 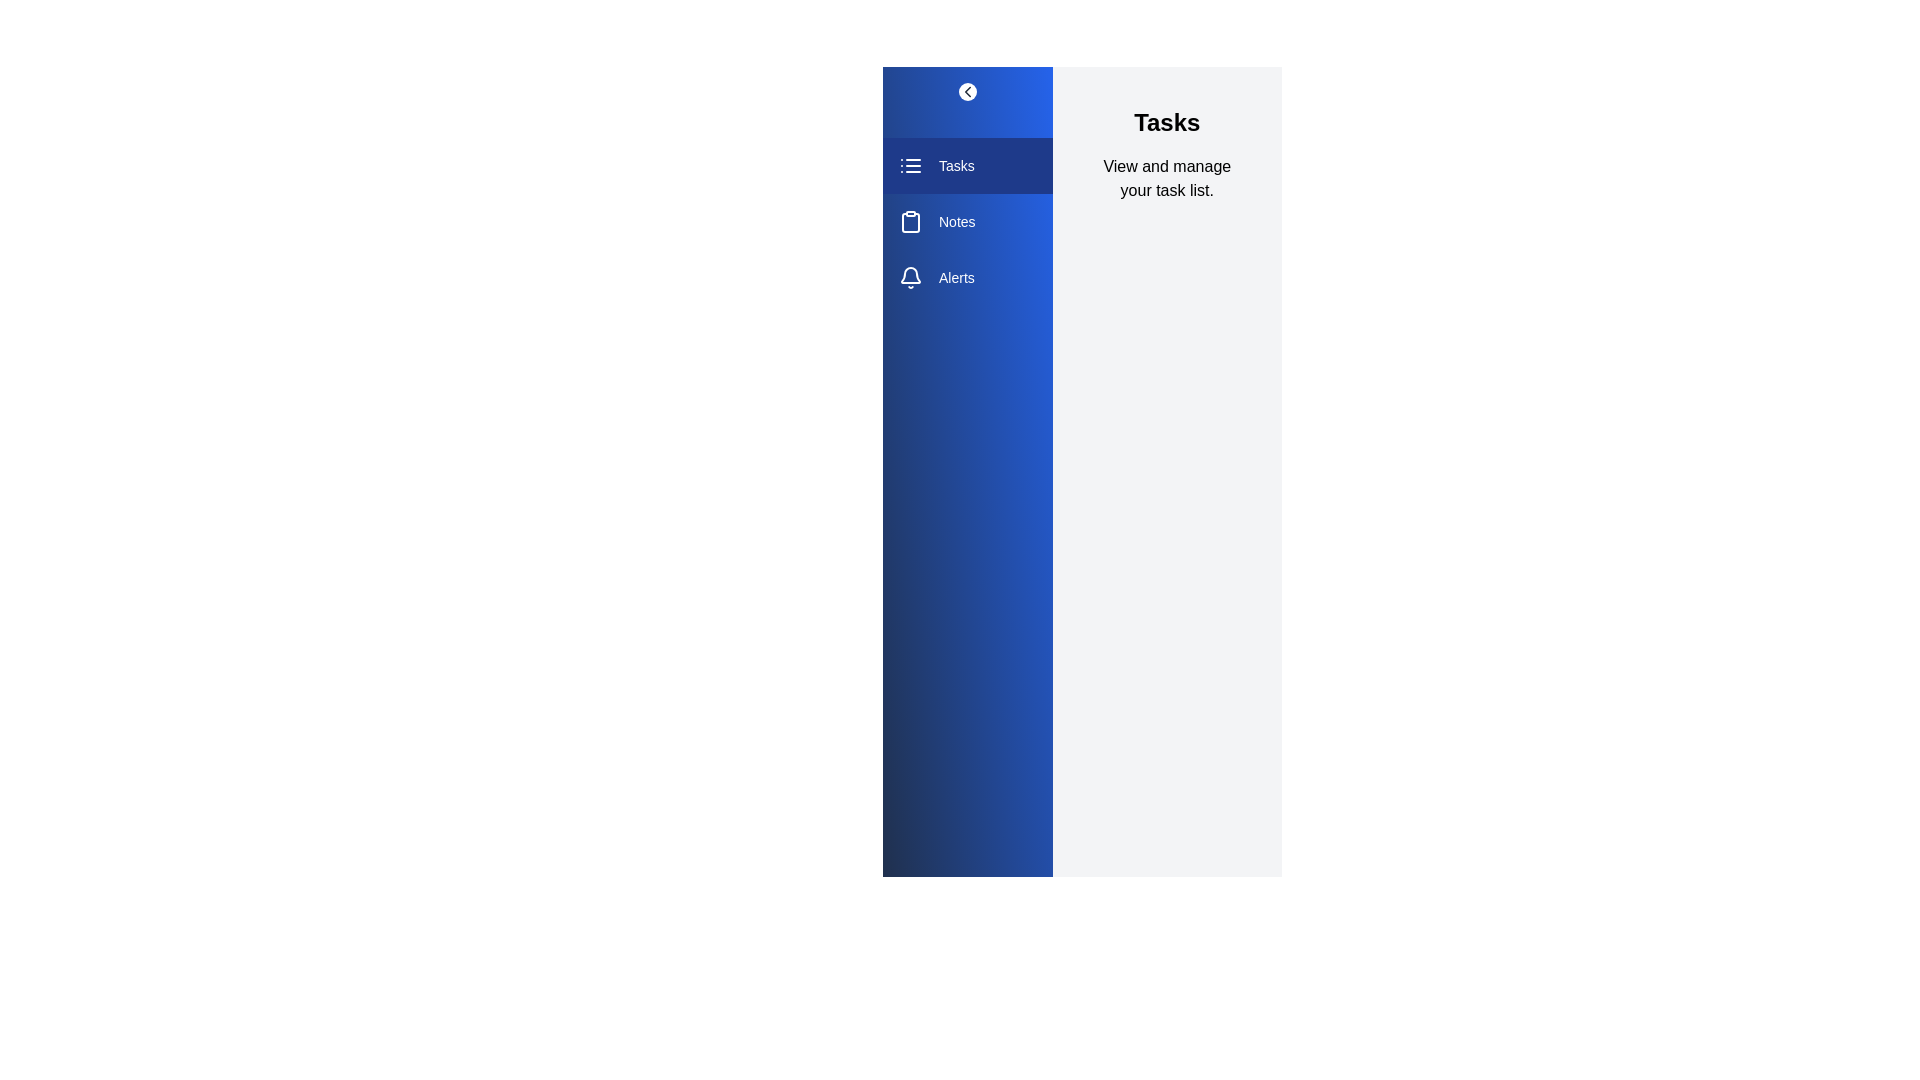 What do you see at coordinates (1166, 123) in the screenshot?
I see `the main display text 'Tasks' to interact with it` at bounding box center [1166, 123].